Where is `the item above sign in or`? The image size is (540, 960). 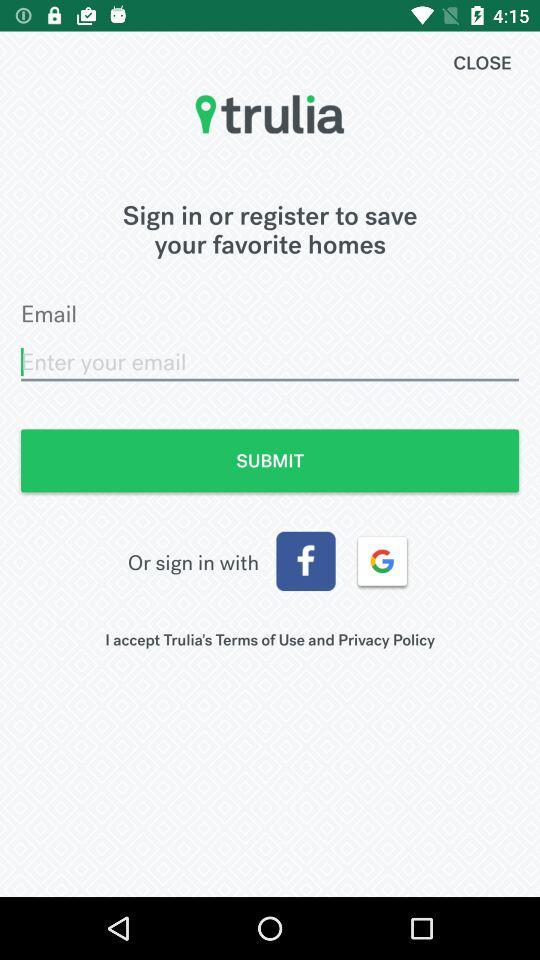 the item above sign in or is located at coordinates (481, 62).